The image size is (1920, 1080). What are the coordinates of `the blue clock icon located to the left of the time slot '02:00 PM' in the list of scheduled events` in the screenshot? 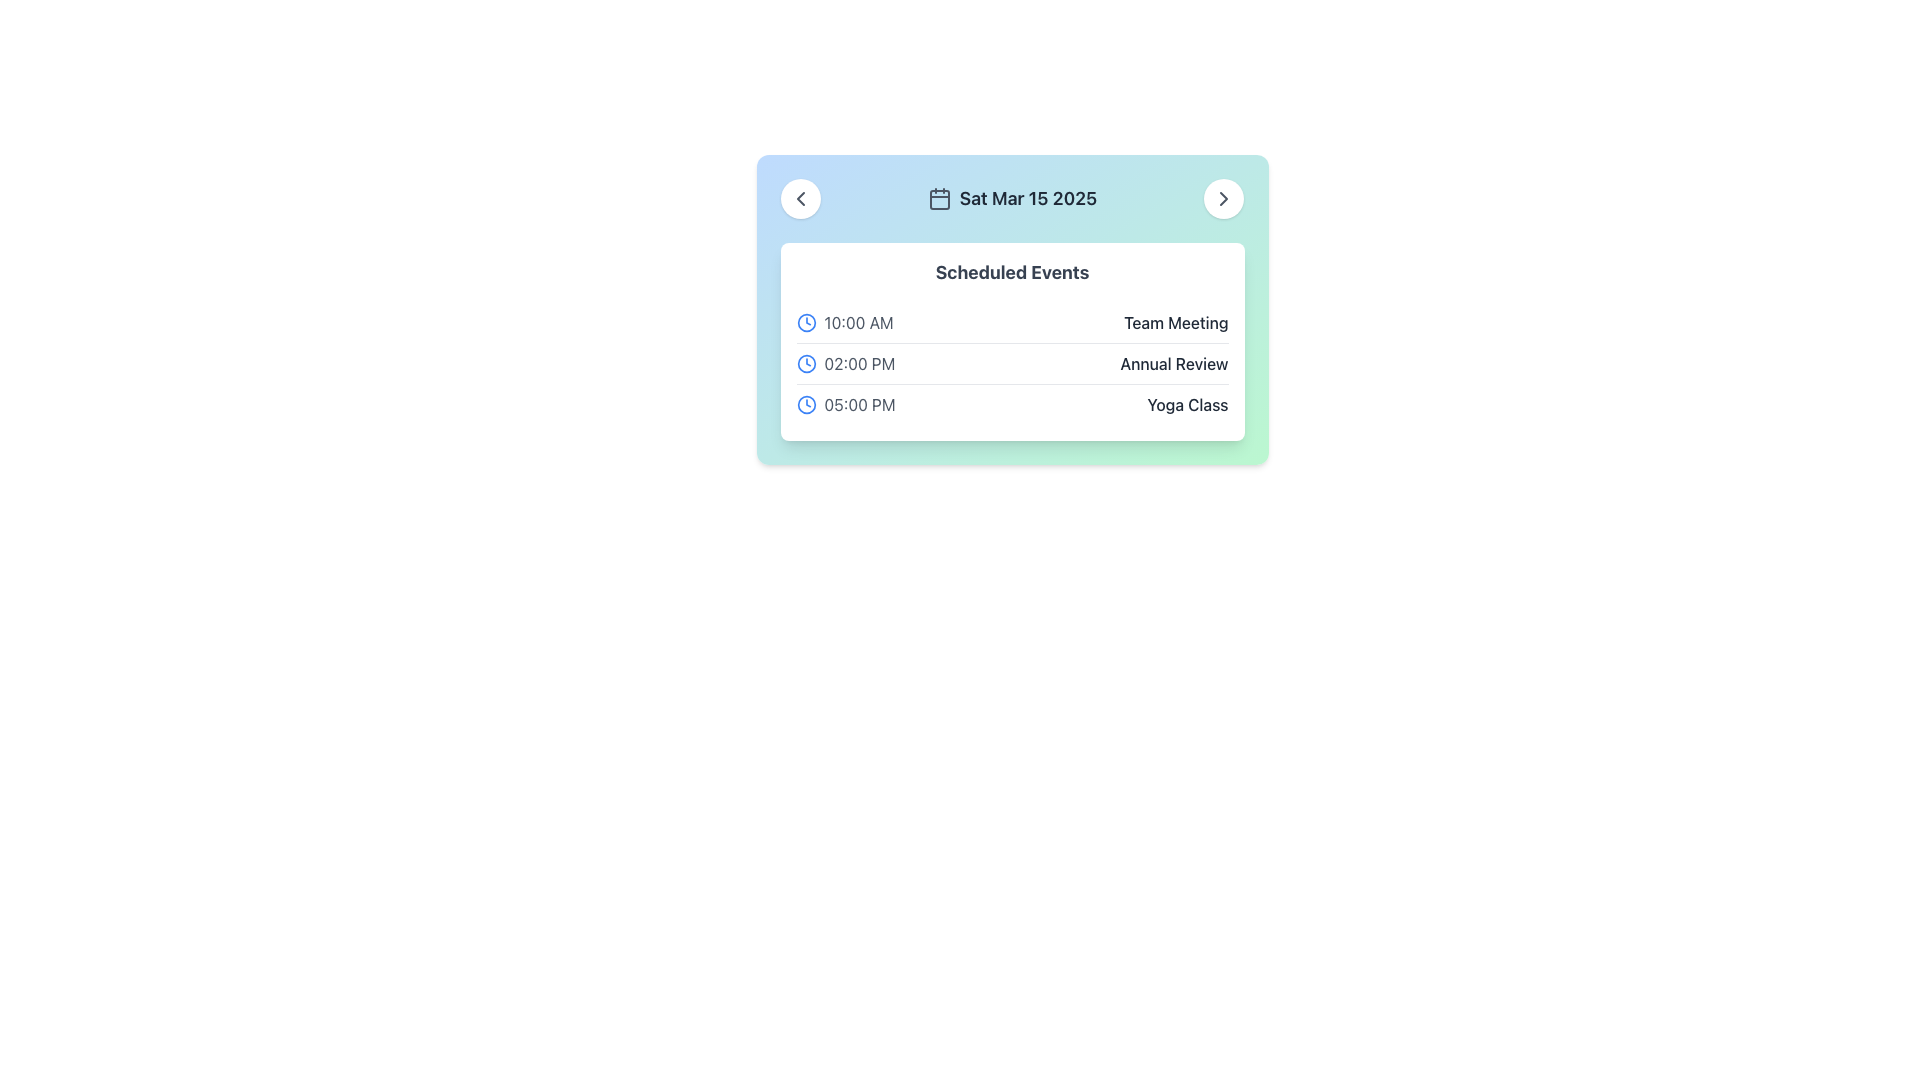 It's located at (806, 363).